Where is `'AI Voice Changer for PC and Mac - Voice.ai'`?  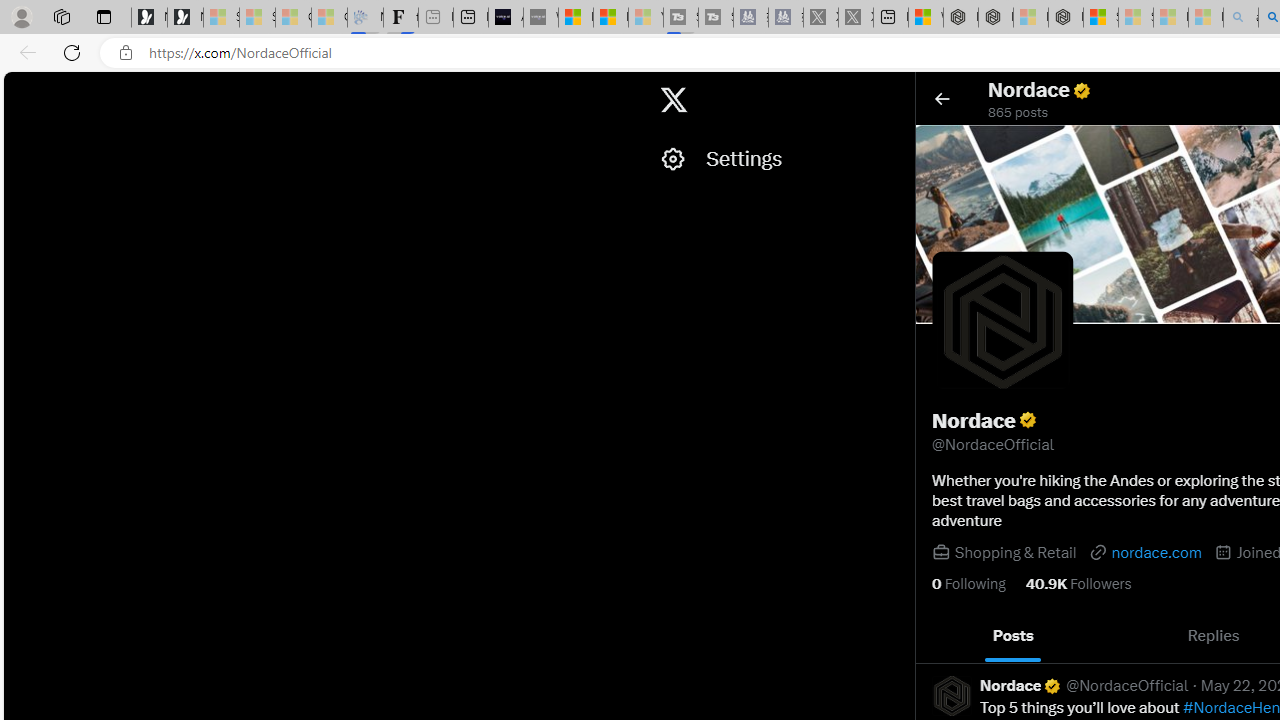
'AI Voice Changer for PC and Mac - Voice.ai' is located at coordinates (506, 17).